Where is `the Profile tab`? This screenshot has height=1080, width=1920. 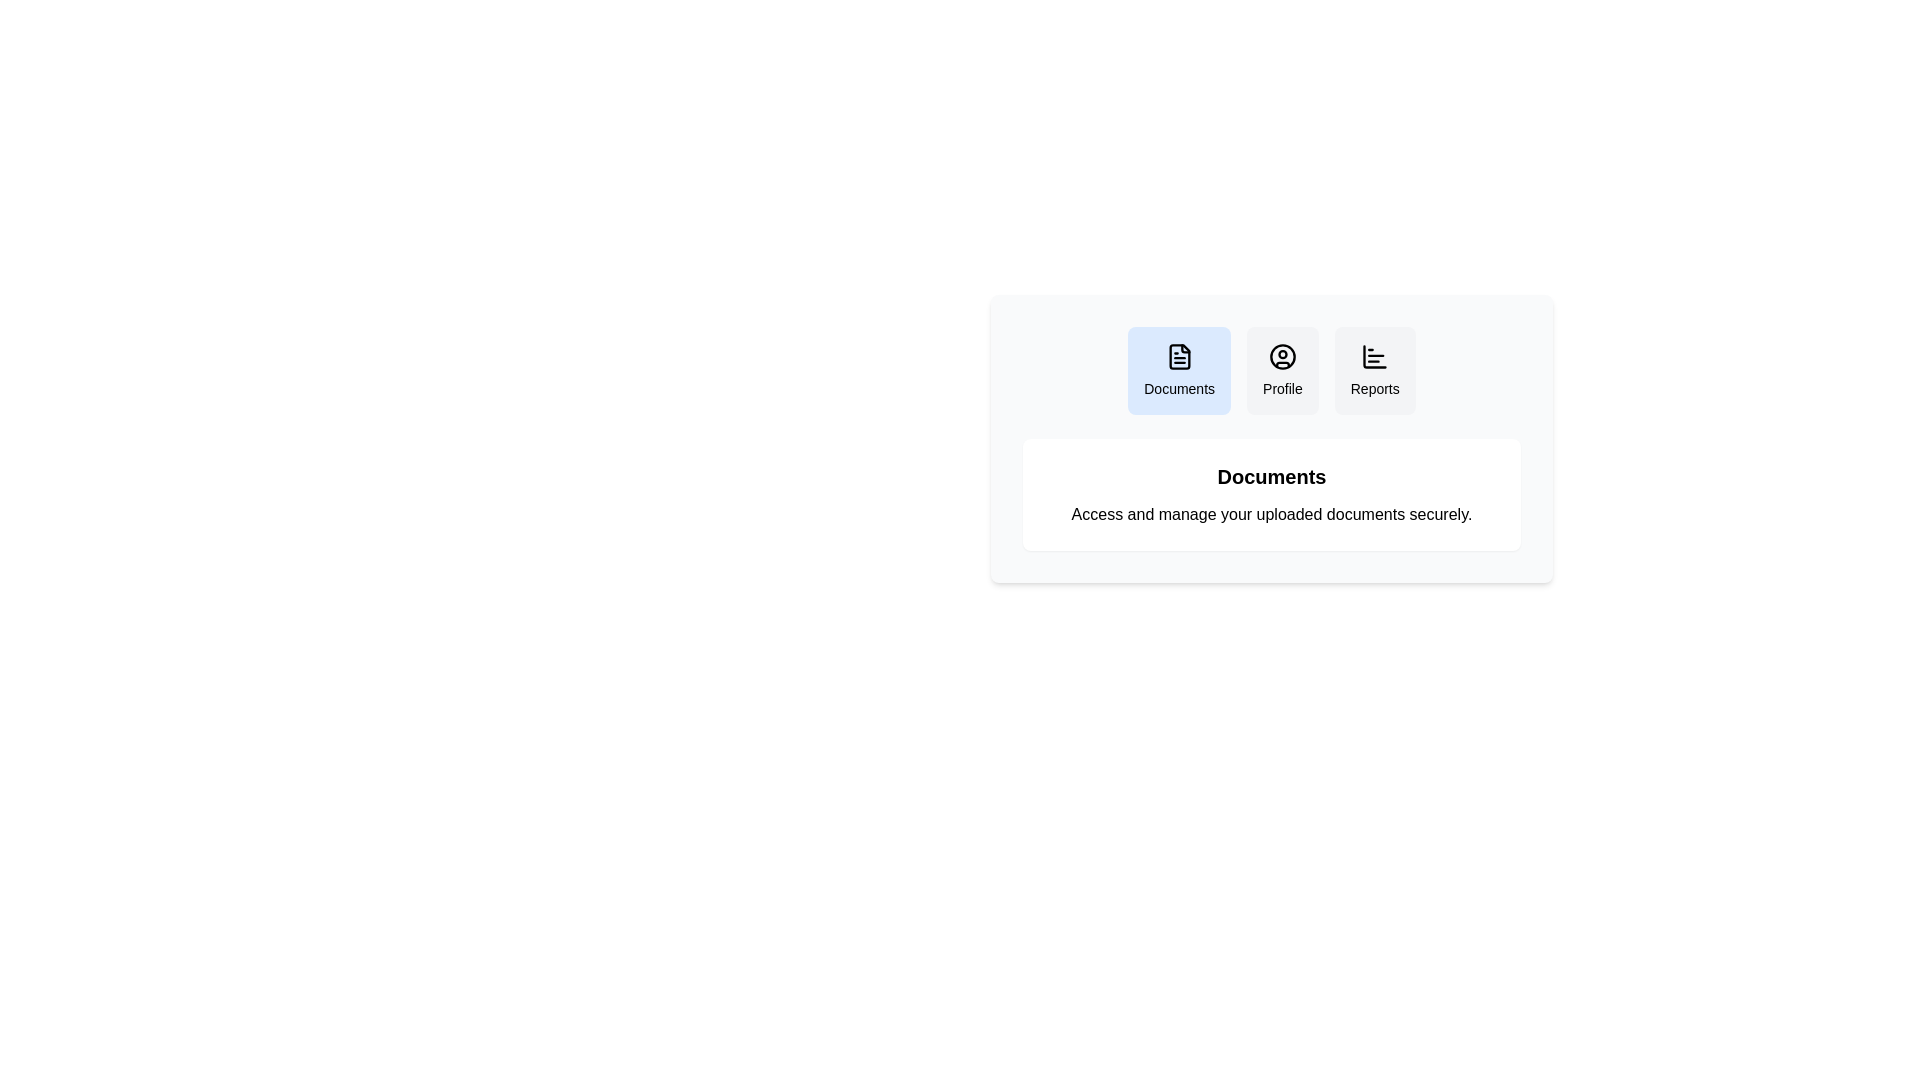
the Profile tab is located at coordinates (1282, 370).